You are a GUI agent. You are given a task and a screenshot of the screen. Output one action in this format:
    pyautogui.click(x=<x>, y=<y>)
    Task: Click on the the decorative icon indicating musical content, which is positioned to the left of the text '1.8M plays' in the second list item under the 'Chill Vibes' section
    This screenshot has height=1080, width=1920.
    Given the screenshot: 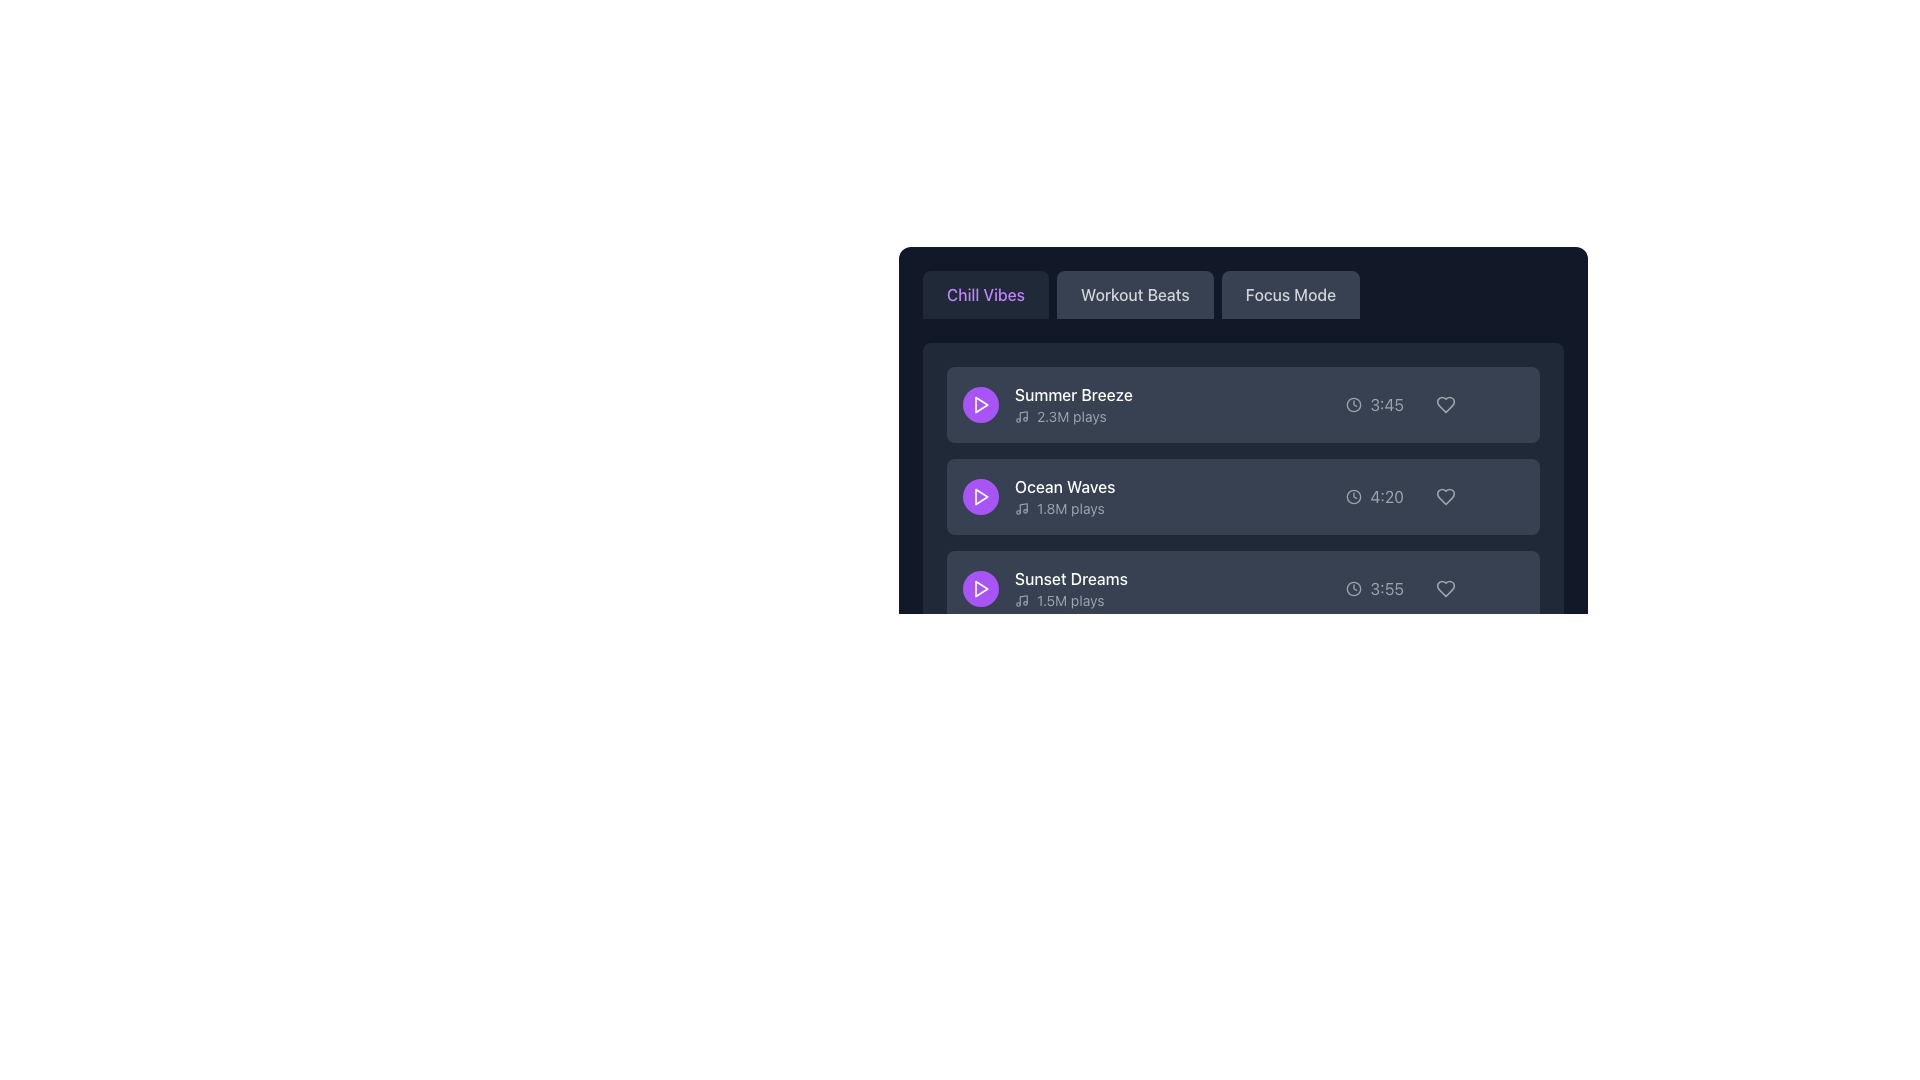 What is the action you would take?
    pyautogui.click(x=1022, y=508)
    